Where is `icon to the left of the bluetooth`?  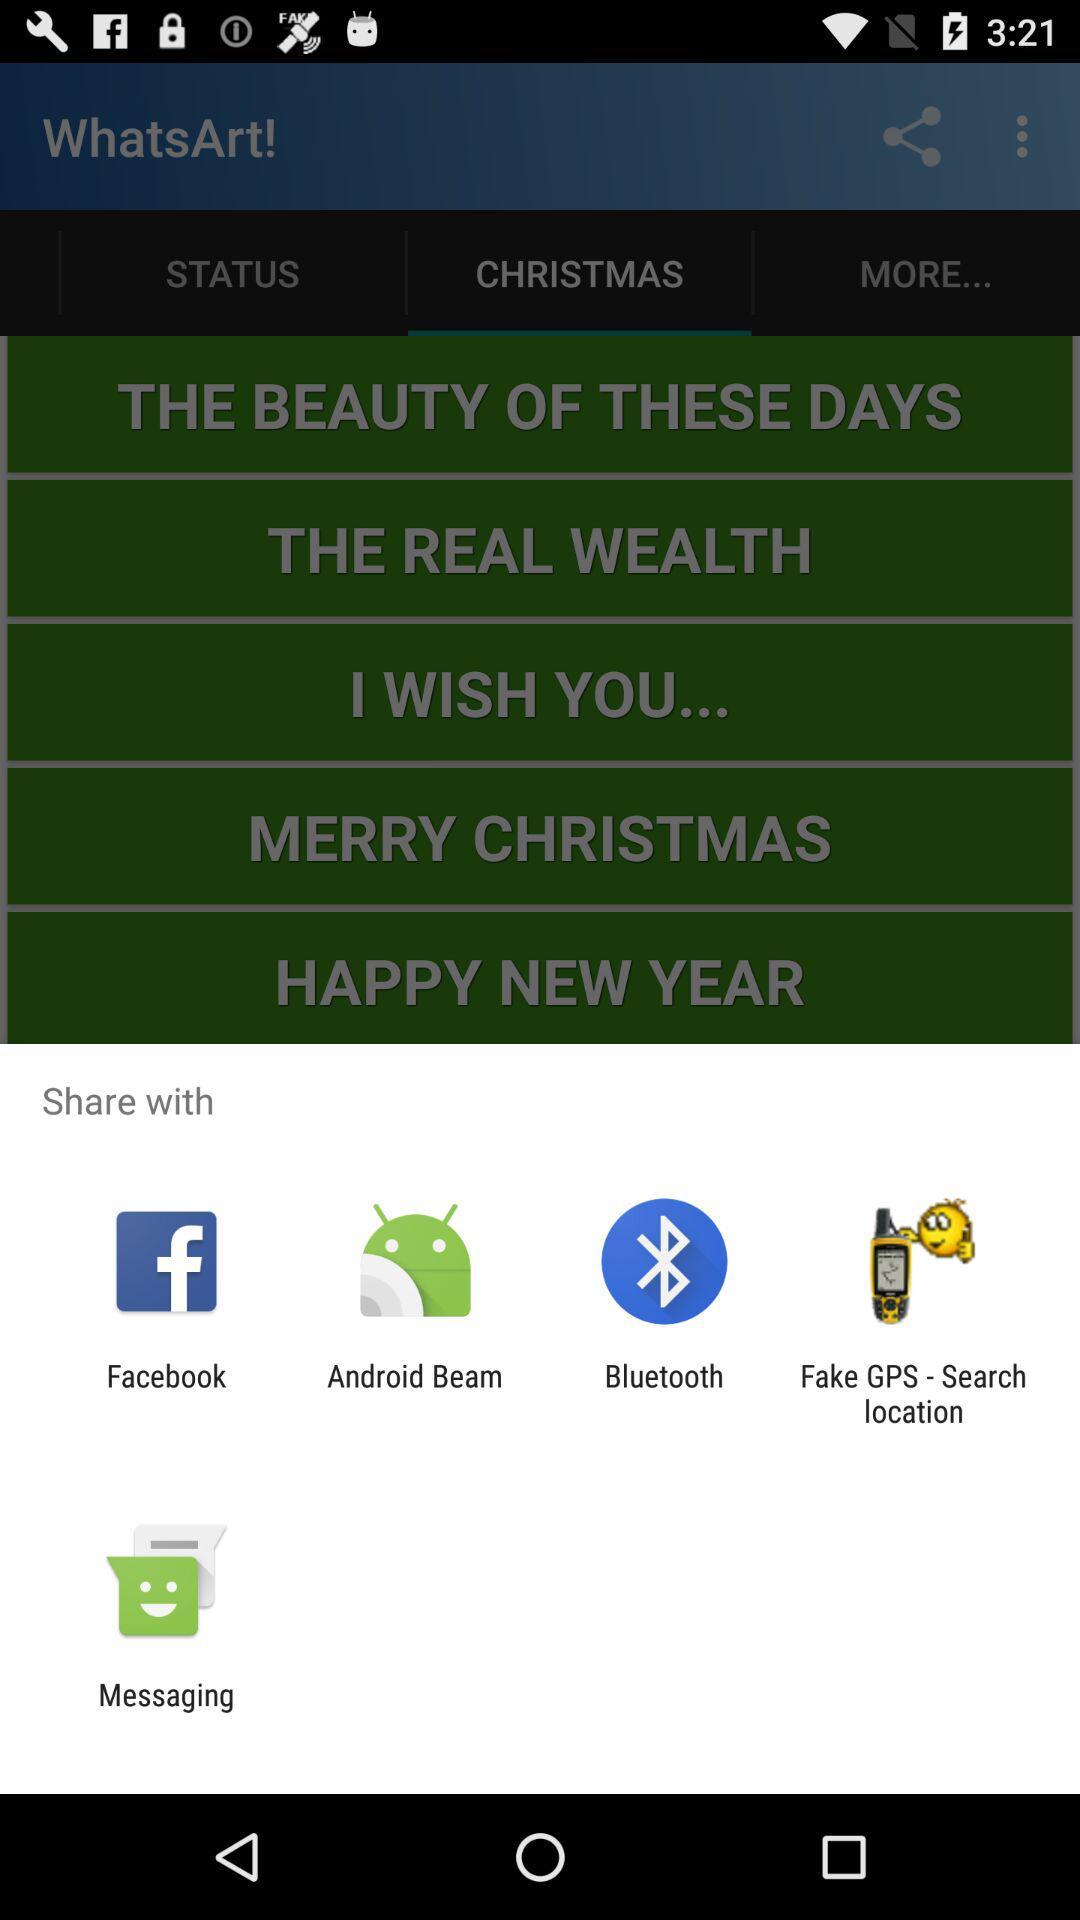 icon to the left of the bluetooth is located at coordinates (414, 1392).